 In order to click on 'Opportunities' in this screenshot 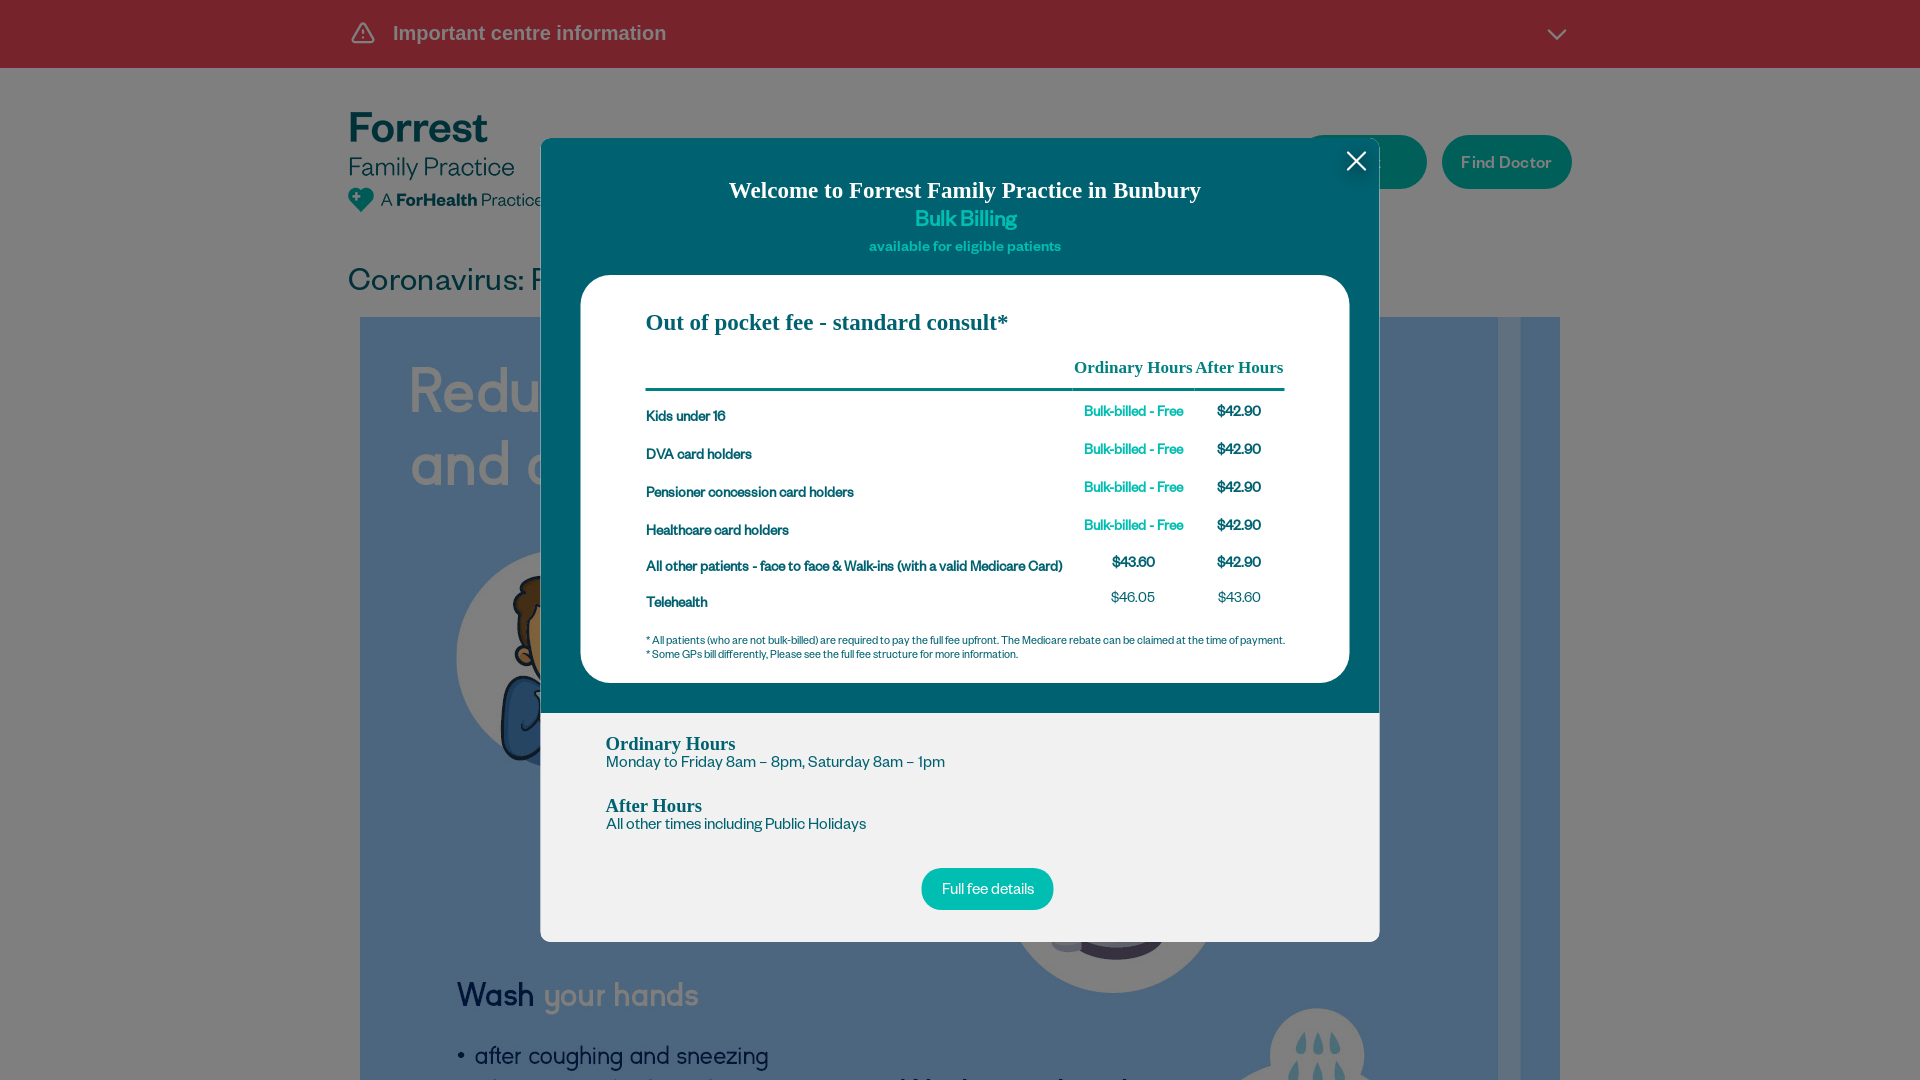, I will do `click(1195, 164)`.